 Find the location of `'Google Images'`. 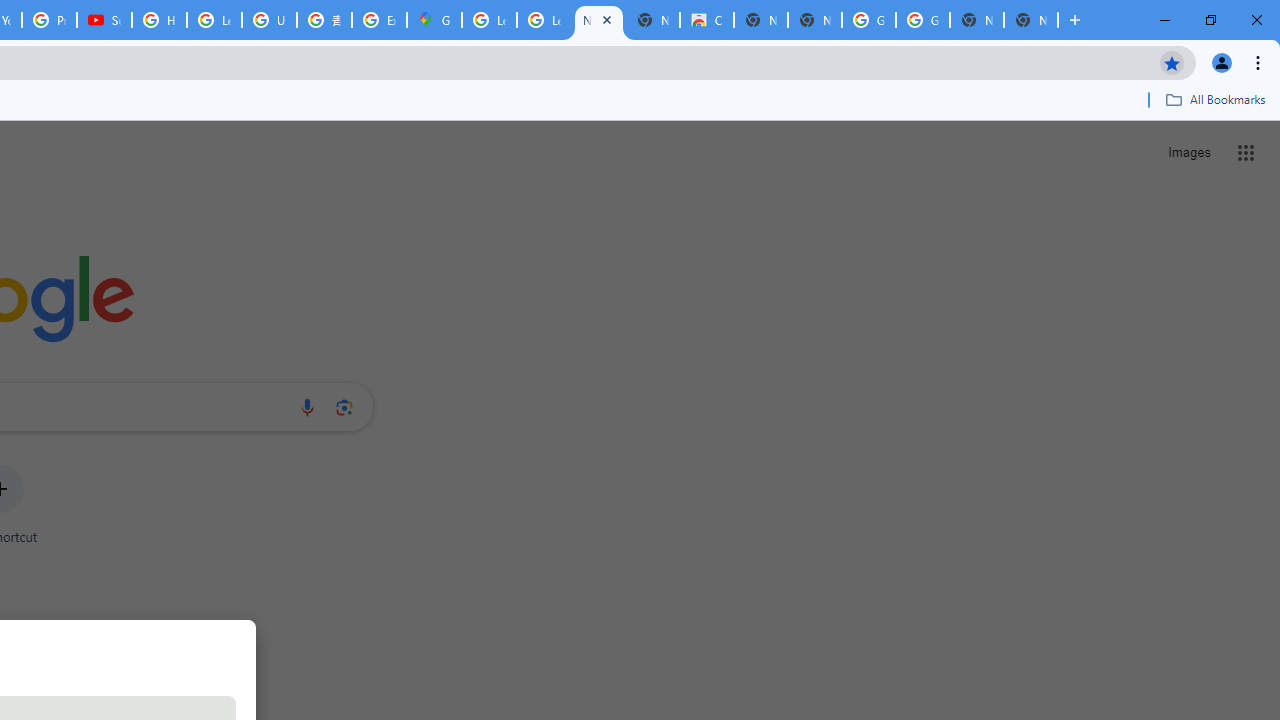

'Google Images' is located at coordinates (869, 20).